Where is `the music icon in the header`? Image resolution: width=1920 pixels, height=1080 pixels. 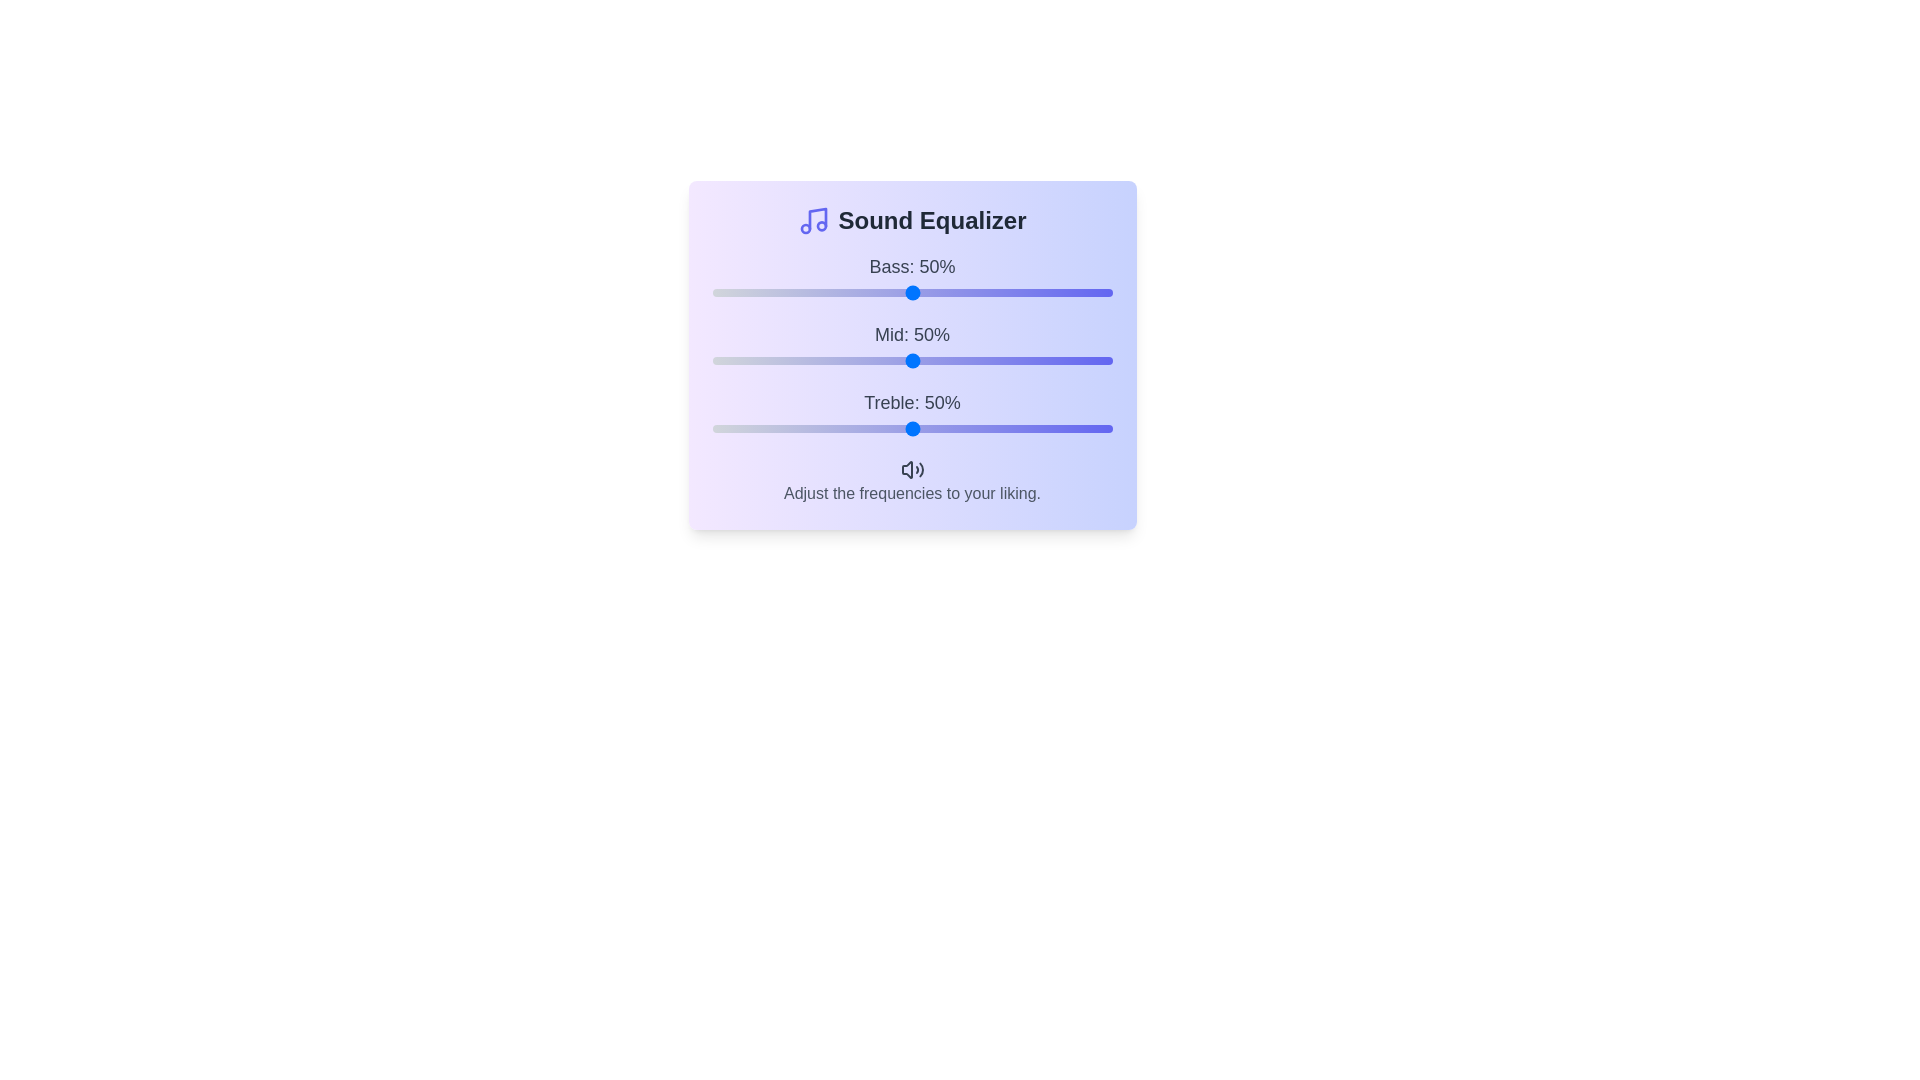 the music icon in the header is located at coordinates (814, 220).